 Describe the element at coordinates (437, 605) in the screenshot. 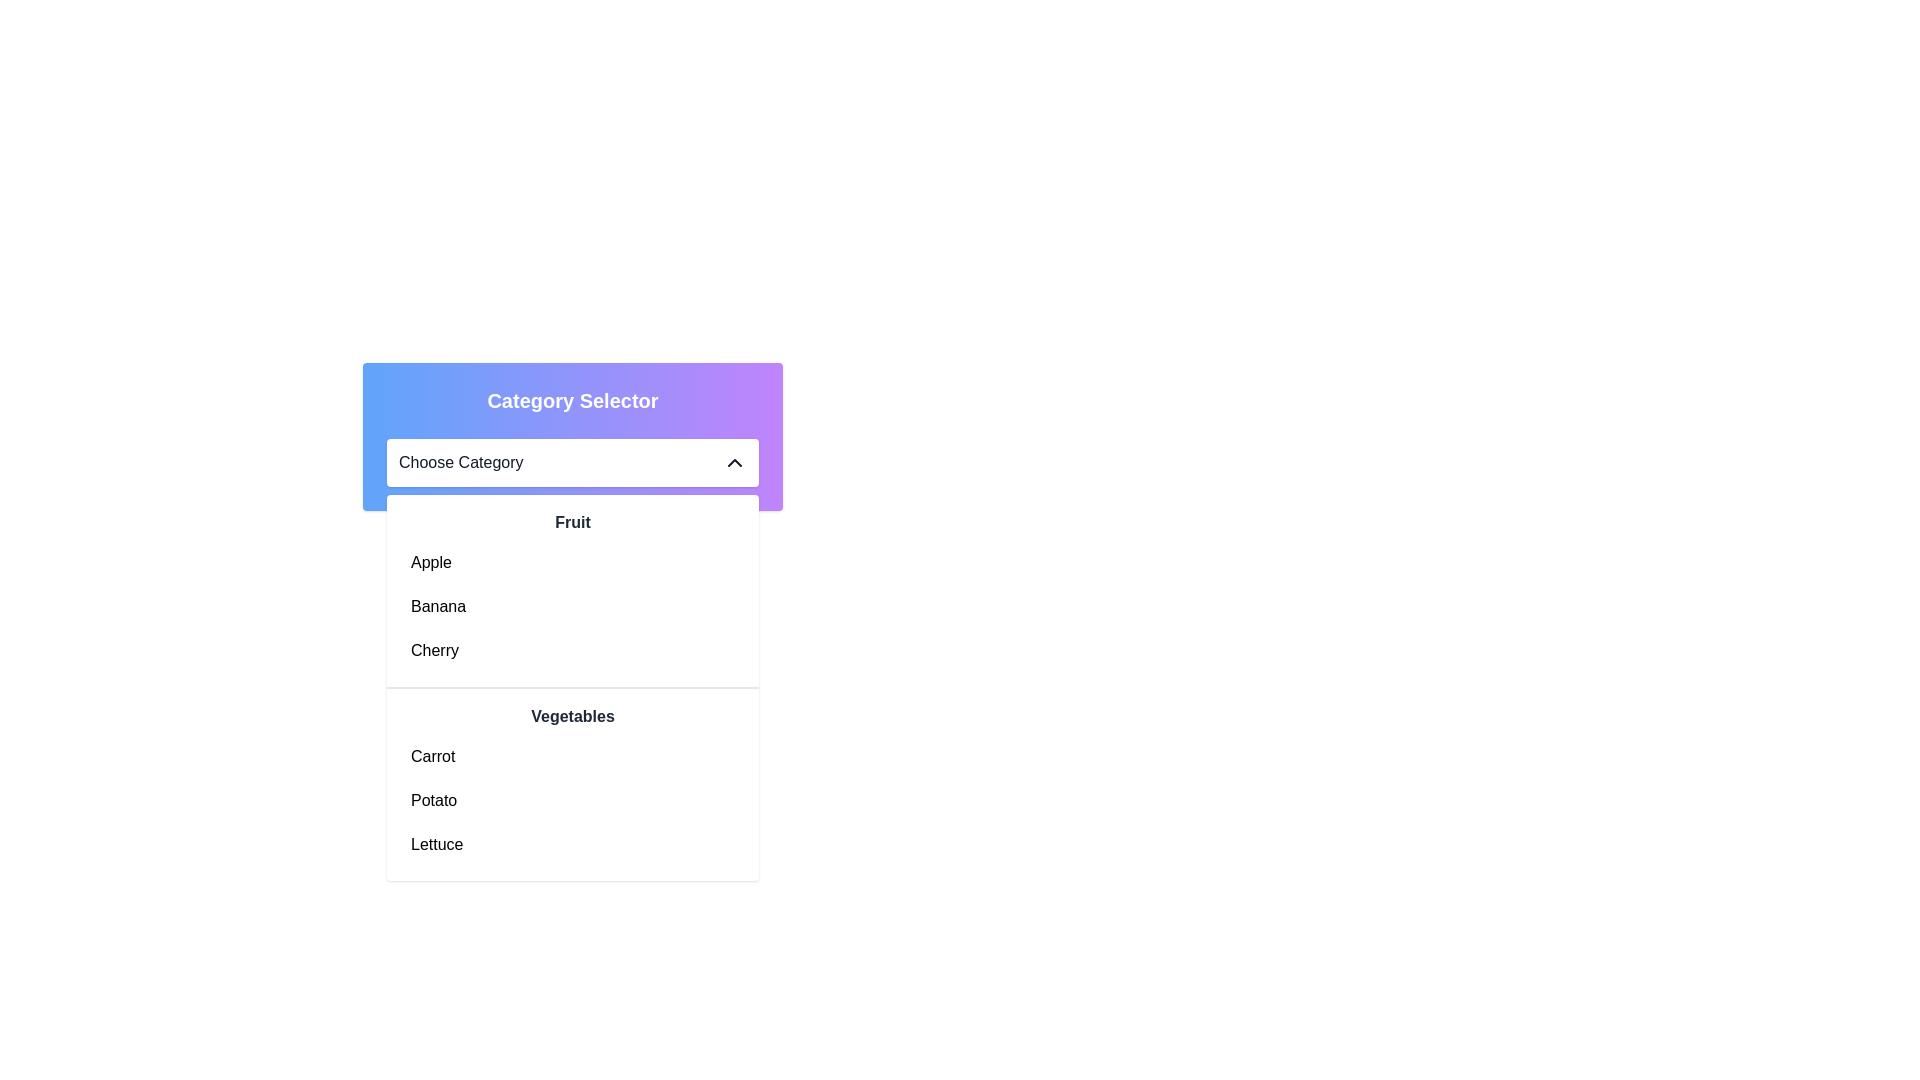

I see `the 'Banana' option in the dropdown menu, which is the second item under the 'Fruit' section, located below 'Apple' and above 'Cherry'` at that location.